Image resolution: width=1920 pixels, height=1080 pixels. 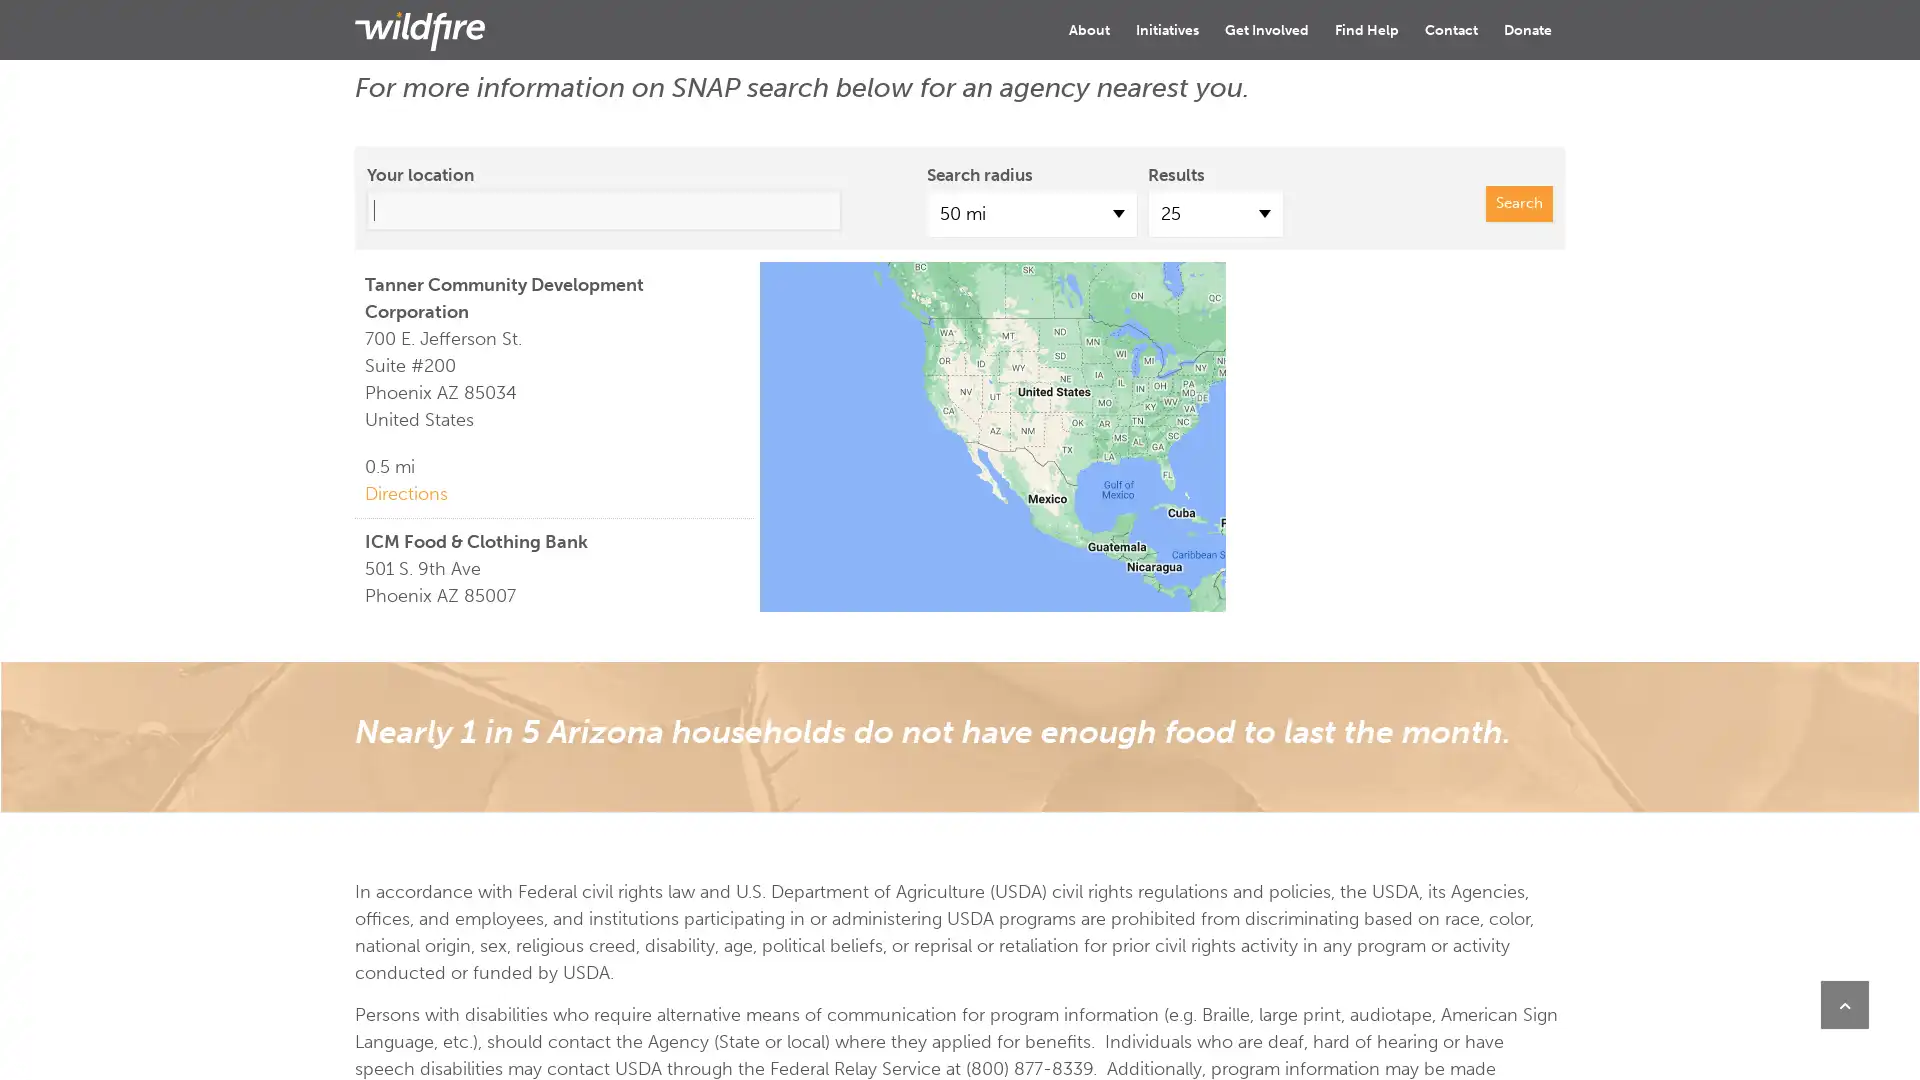 I want to click on Empowerment Systems, Inc.  Maricopa Roosevelt WIC, so click(x=1174, y=414).